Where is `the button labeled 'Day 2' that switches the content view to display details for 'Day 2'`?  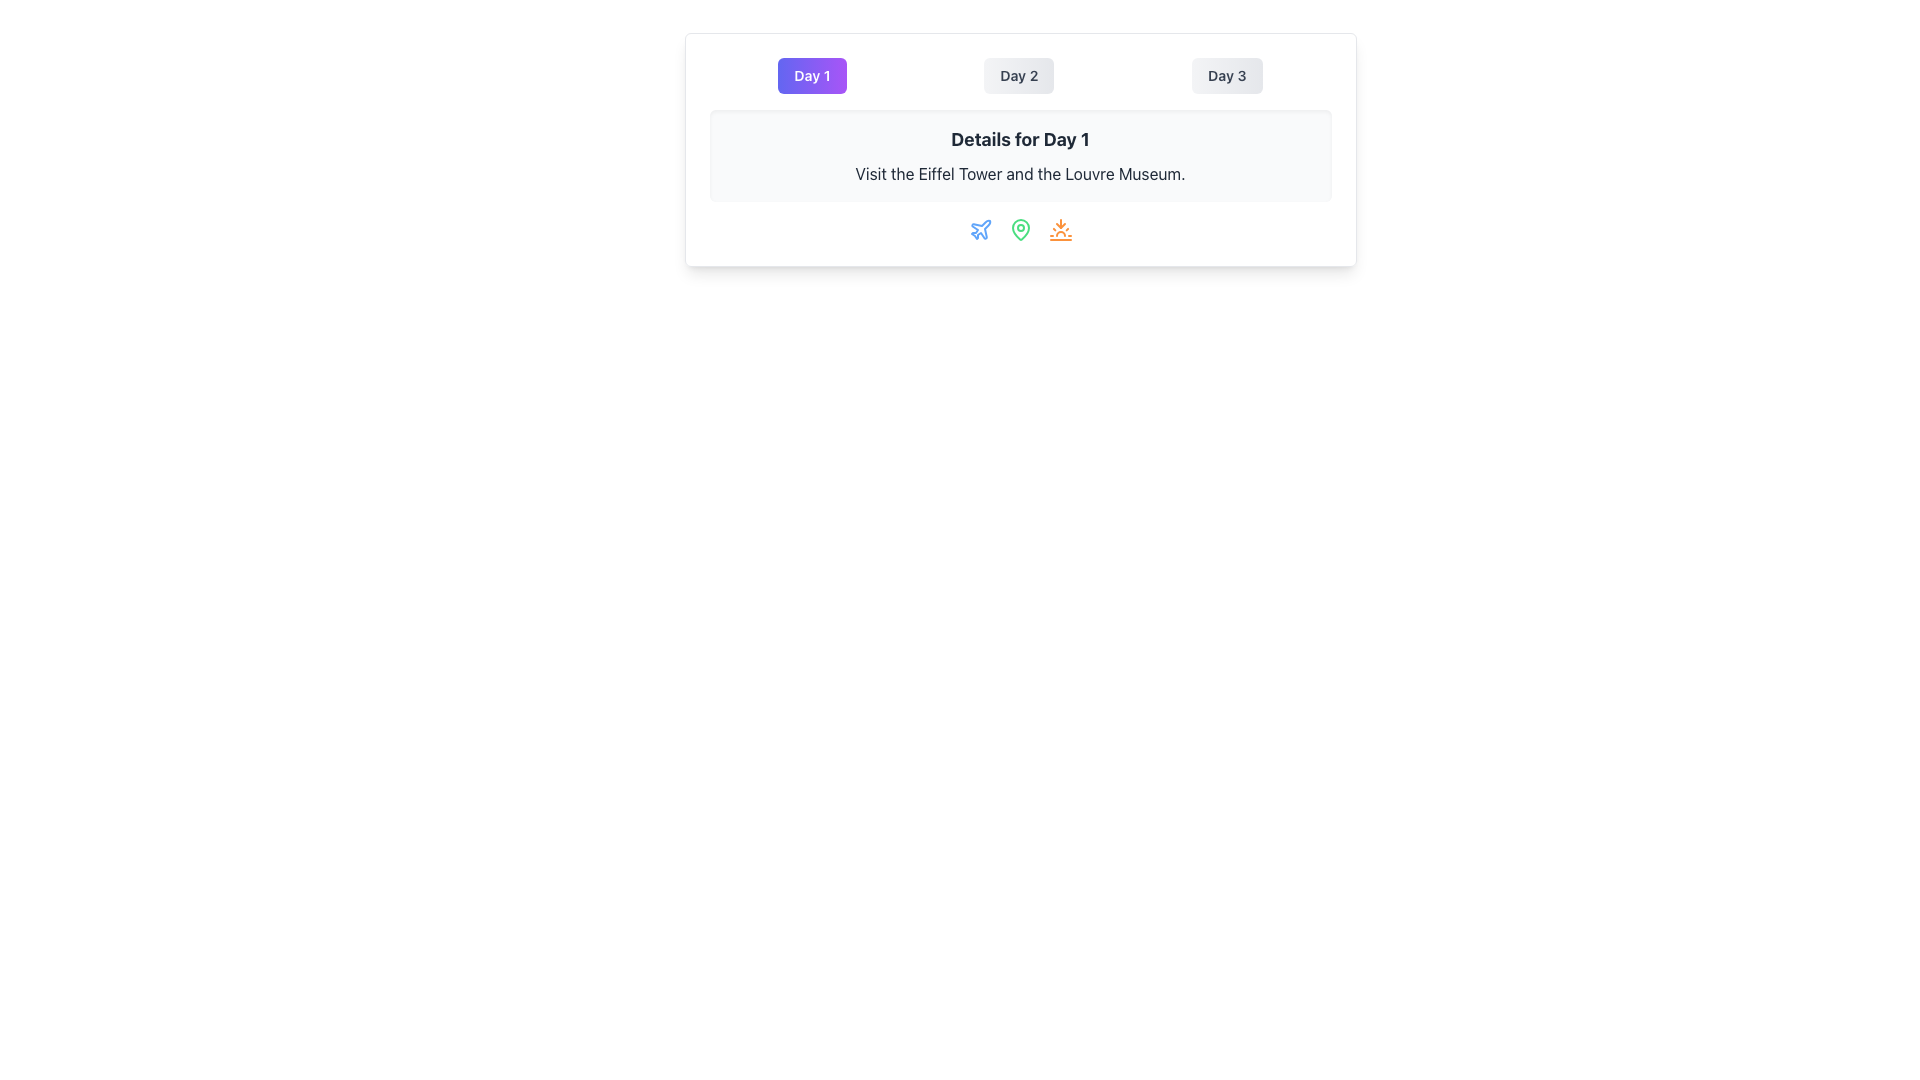 the button labeled 'Day 2' that switches the content view to display details for 'Day 2' is located at coordinates (1019, 75).